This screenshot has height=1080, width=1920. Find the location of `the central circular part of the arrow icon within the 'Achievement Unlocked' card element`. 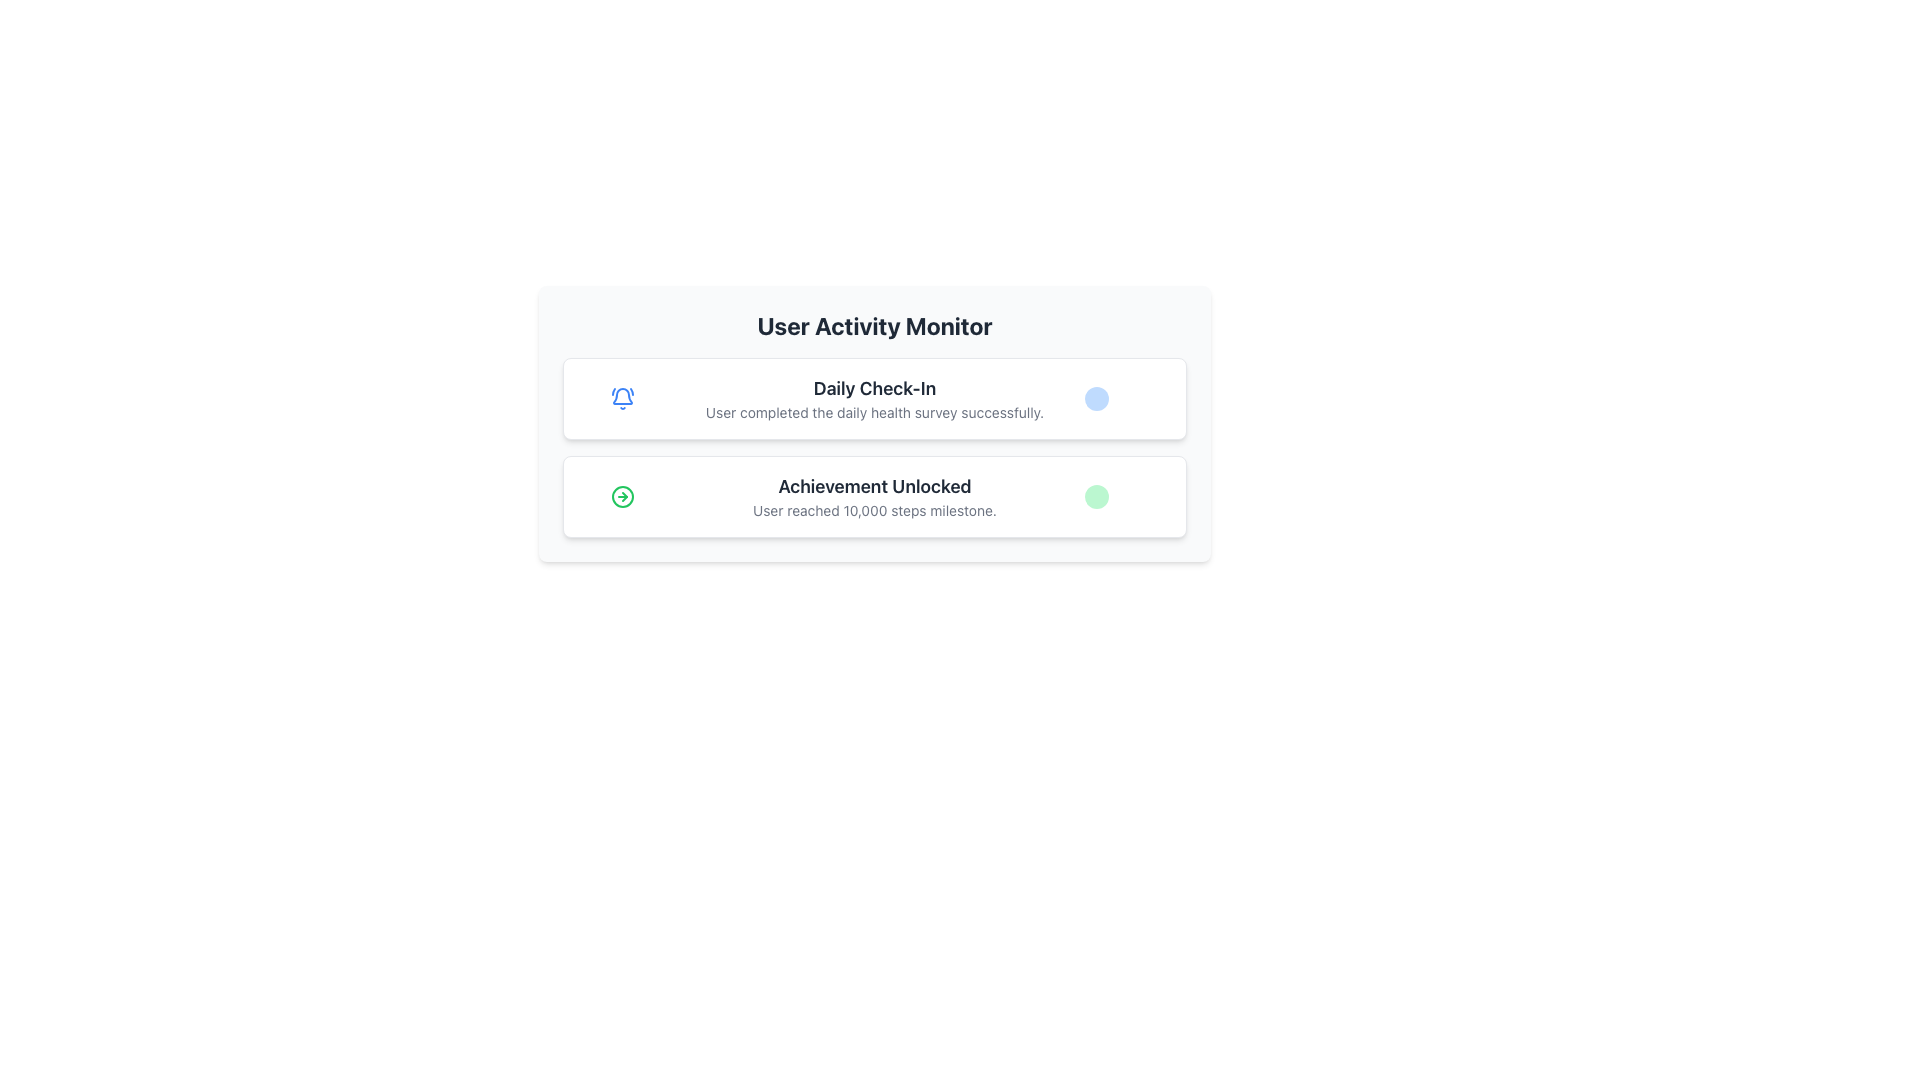

the central circular part of the arrow icon within the 'Achievement Unlocked' card element is located at coordinates (621, 496).